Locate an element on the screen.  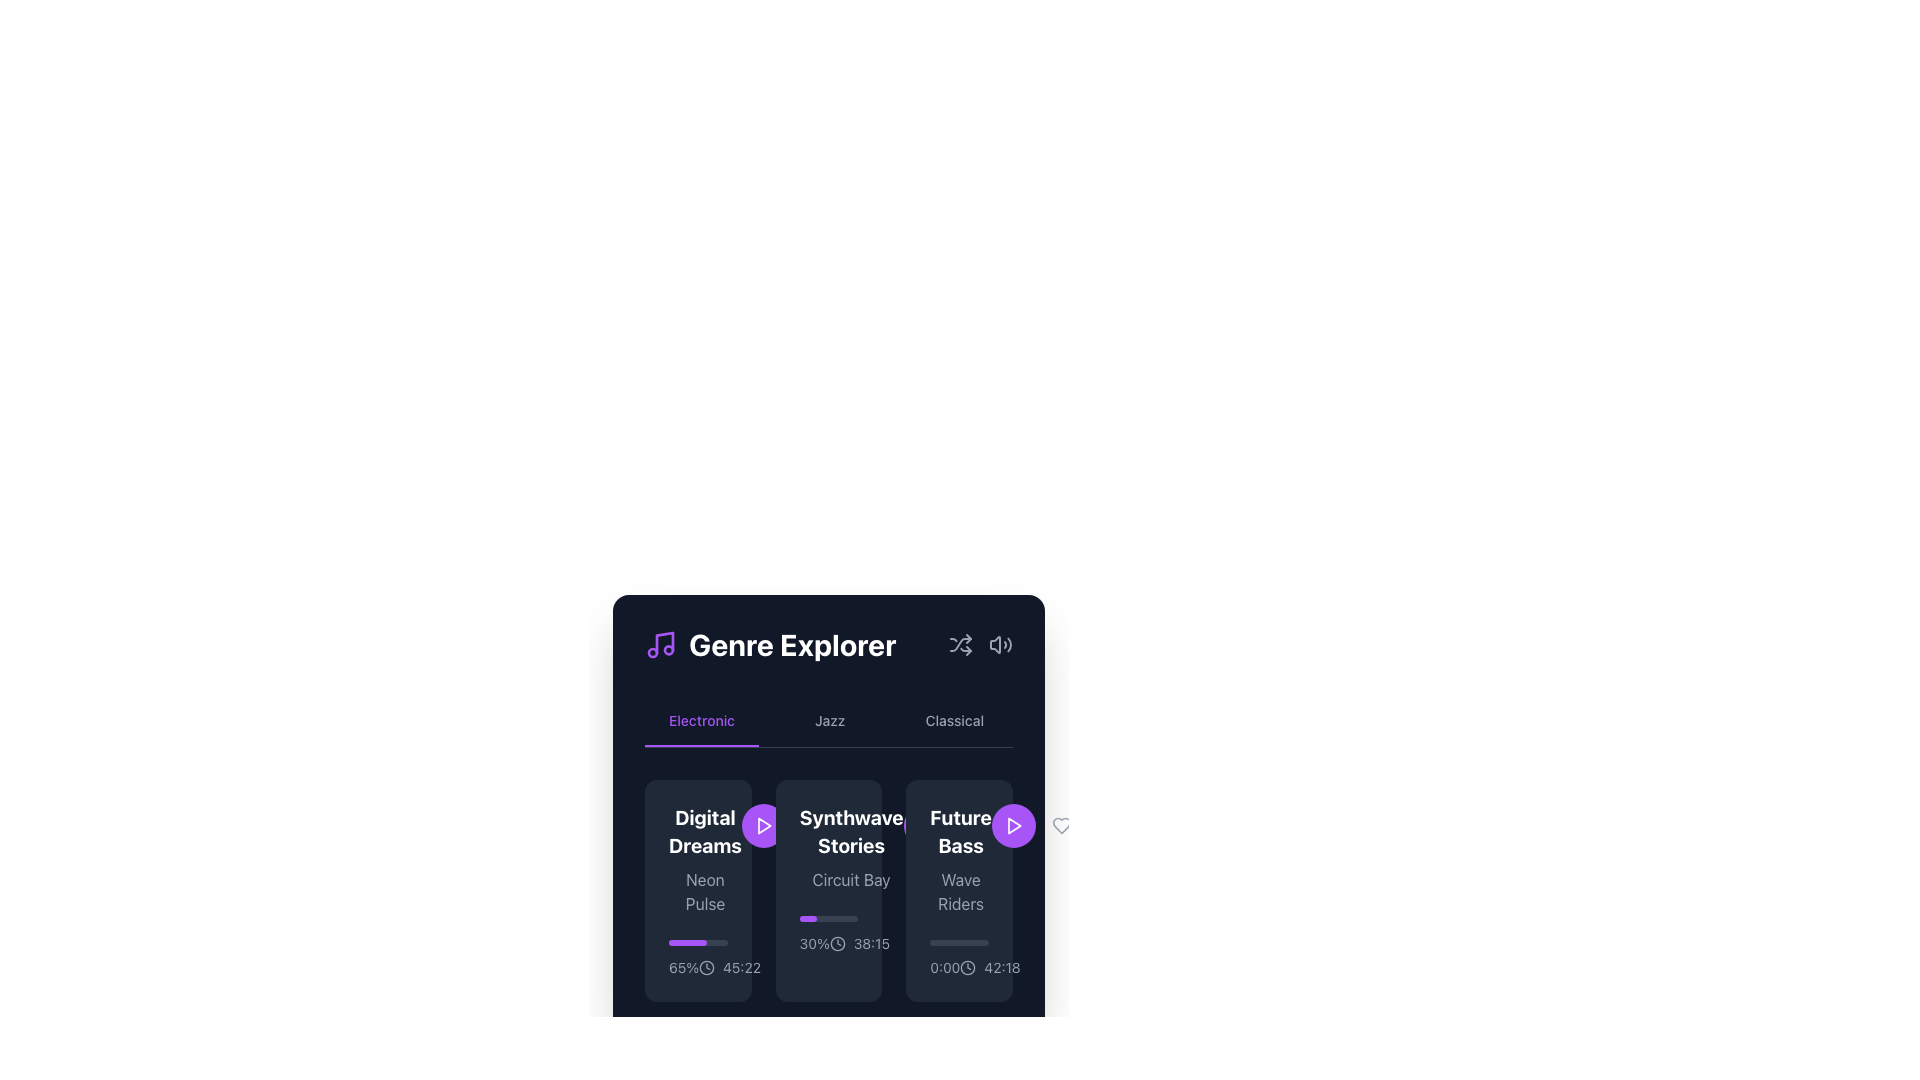
the heart-shaped favorite control icon is located at coordinates (973, 825).